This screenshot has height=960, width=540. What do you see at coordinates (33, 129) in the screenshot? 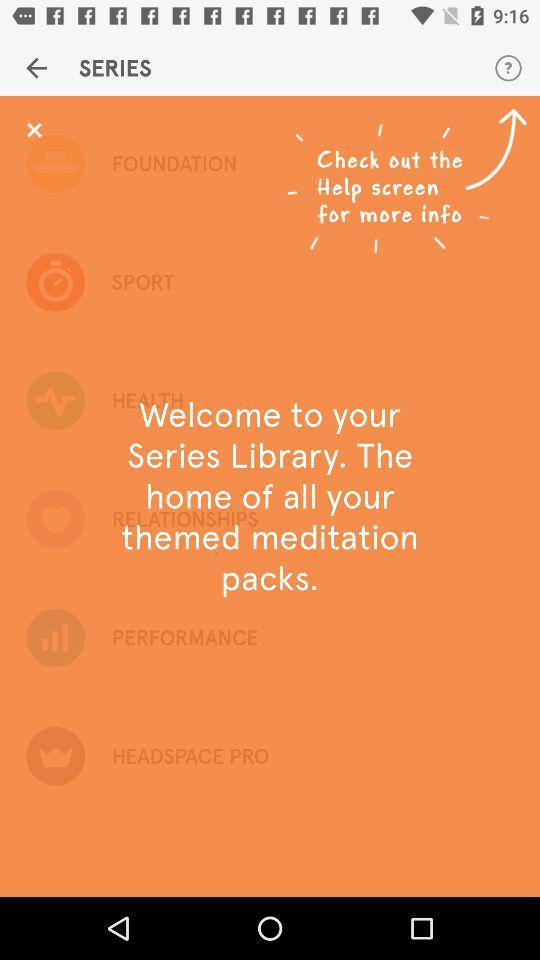
I see `message` at bounding box center [33, 129].